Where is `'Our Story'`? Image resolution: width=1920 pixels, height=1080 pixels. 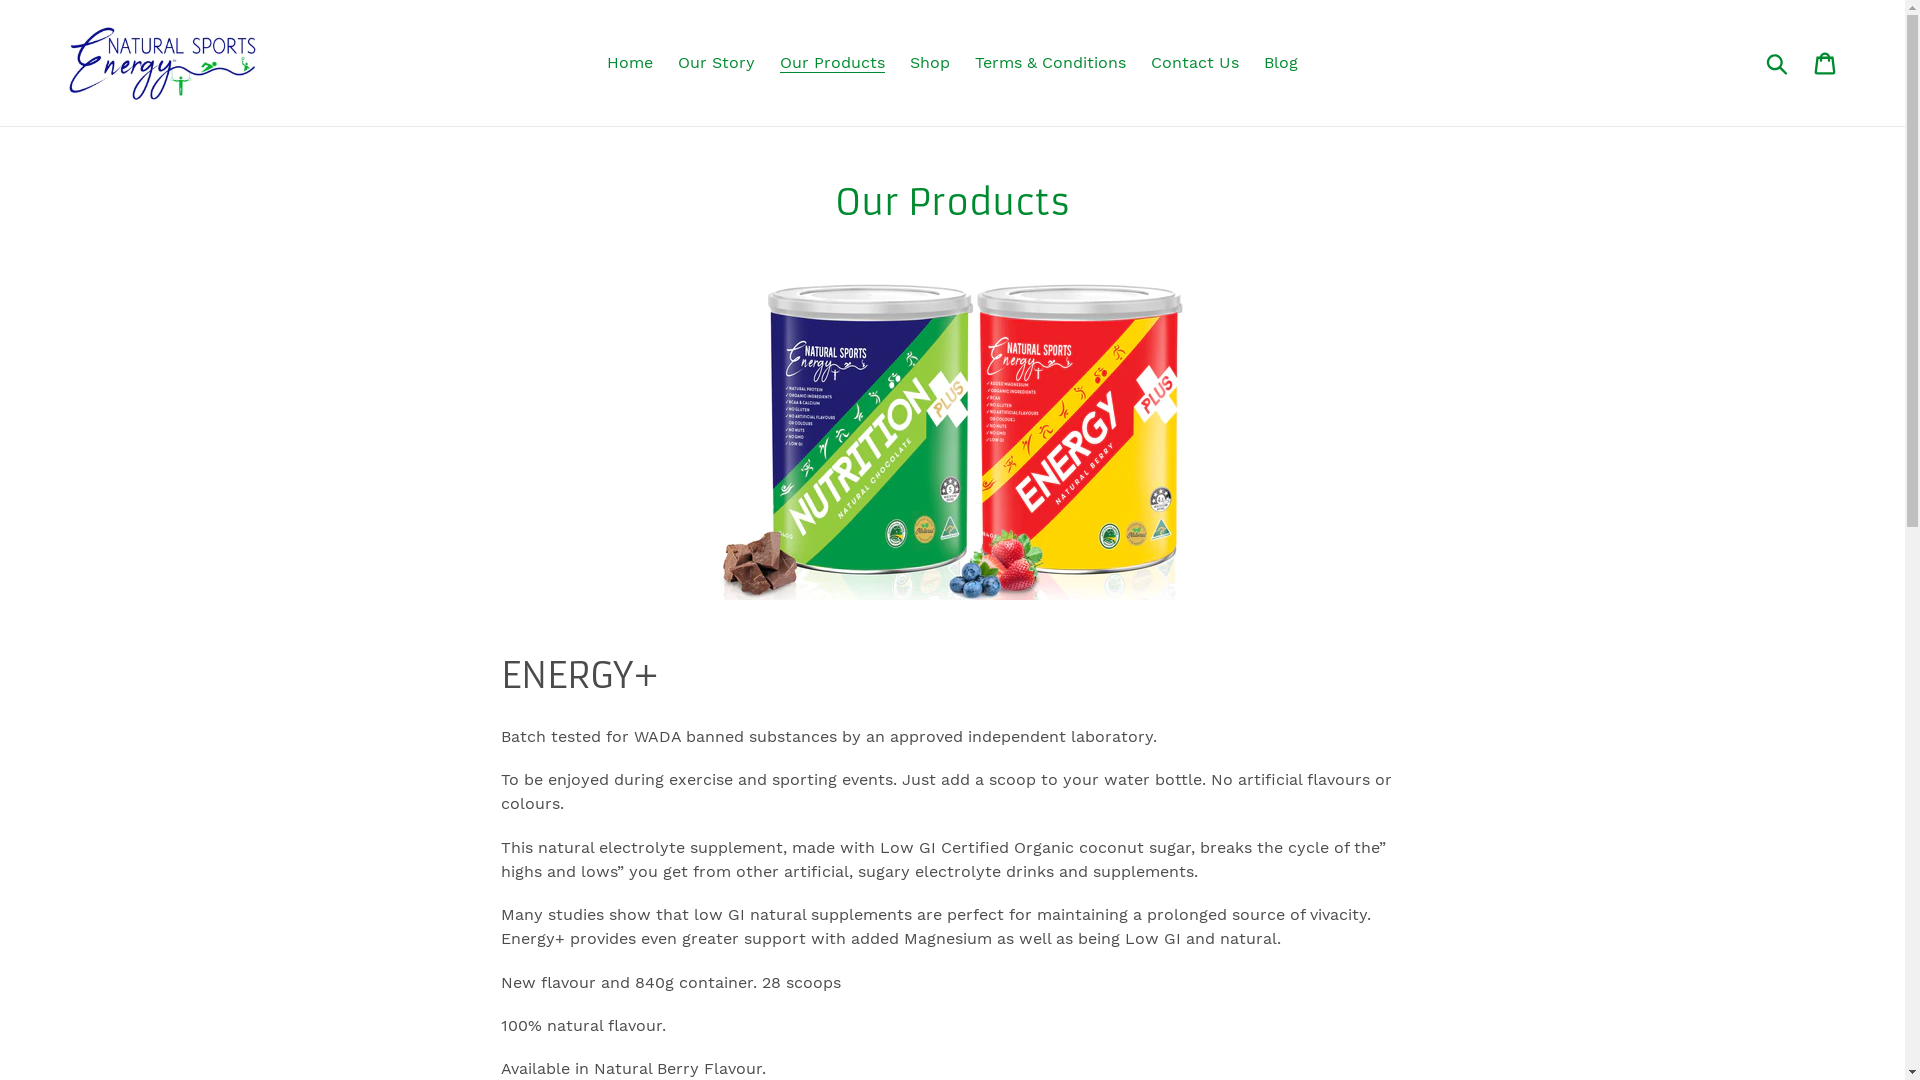 'Our Story' is located at coordinates (716, 61).